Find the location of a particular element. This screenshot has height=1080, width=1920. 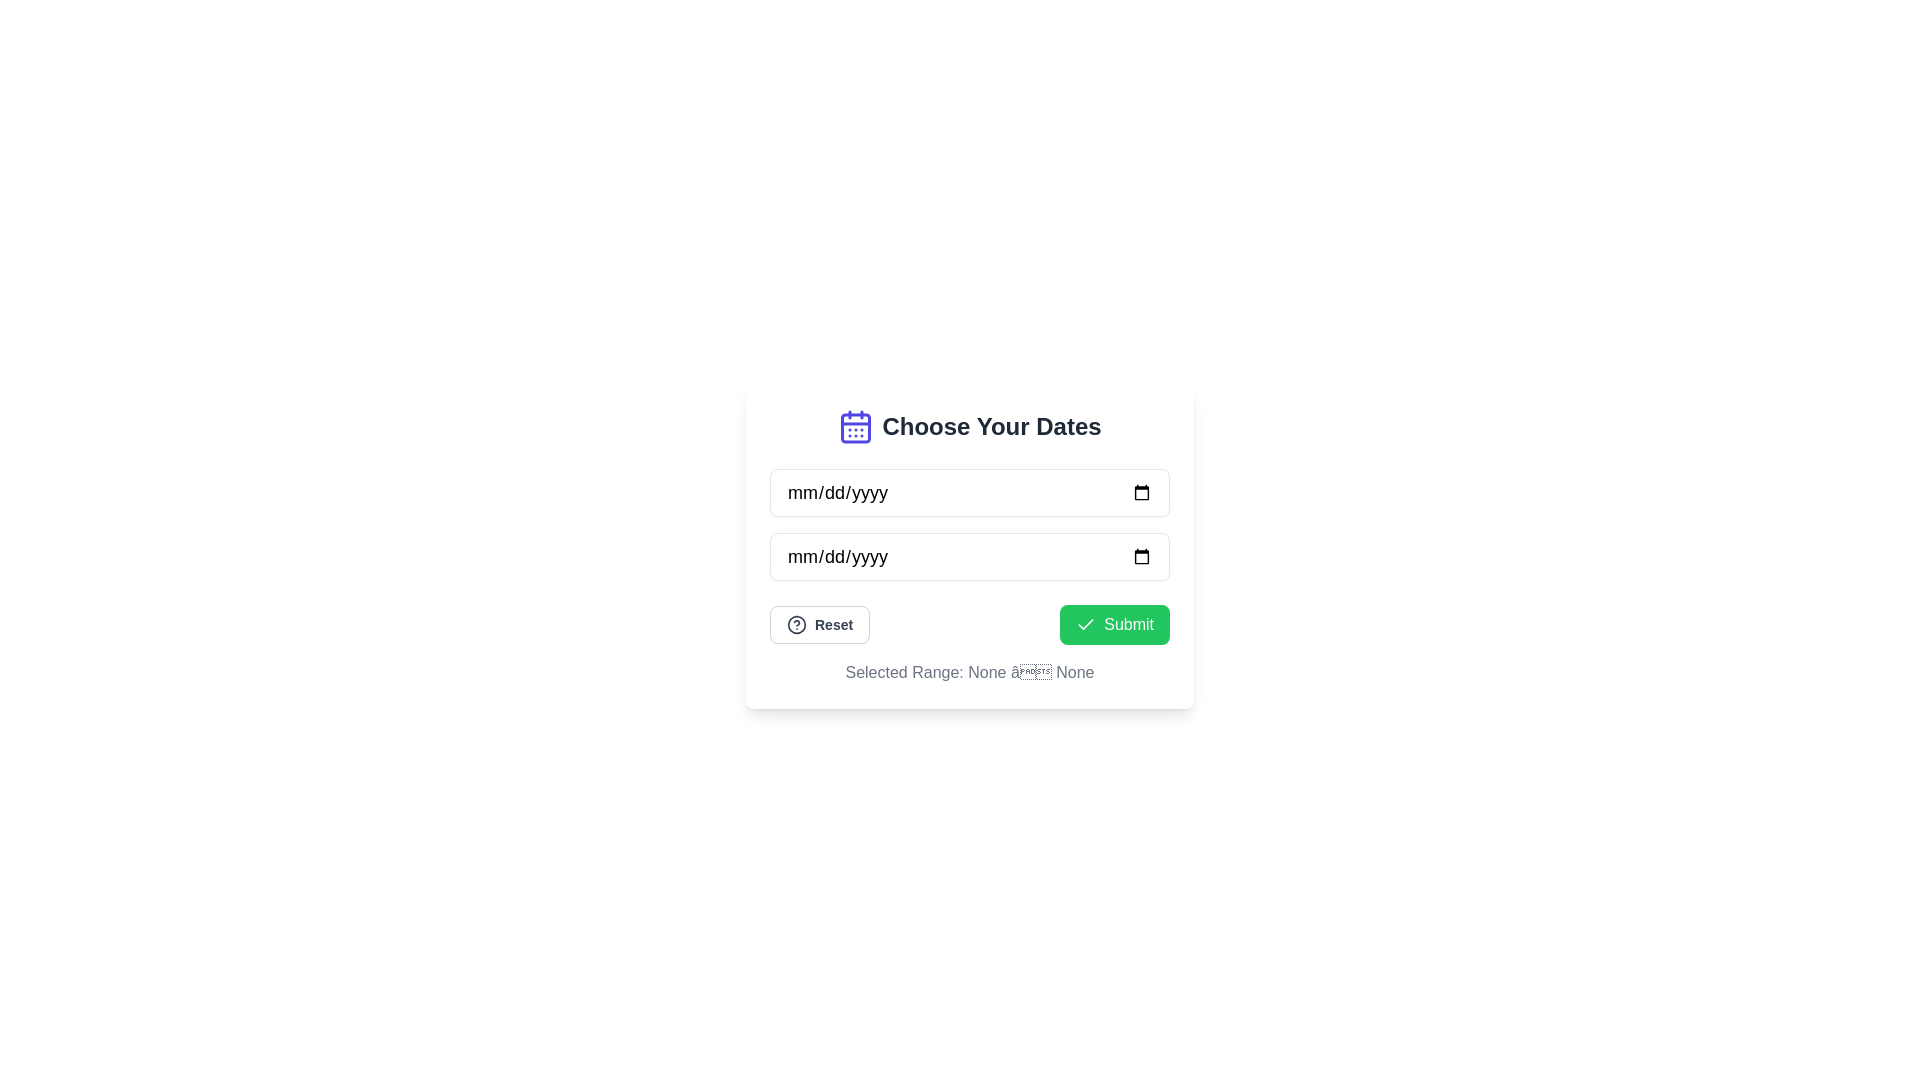

the circular icon with a question mark inside, which is positioned to the left of the 'Reset' text in the button, if it is interactive is located at coordinates (795, 623).